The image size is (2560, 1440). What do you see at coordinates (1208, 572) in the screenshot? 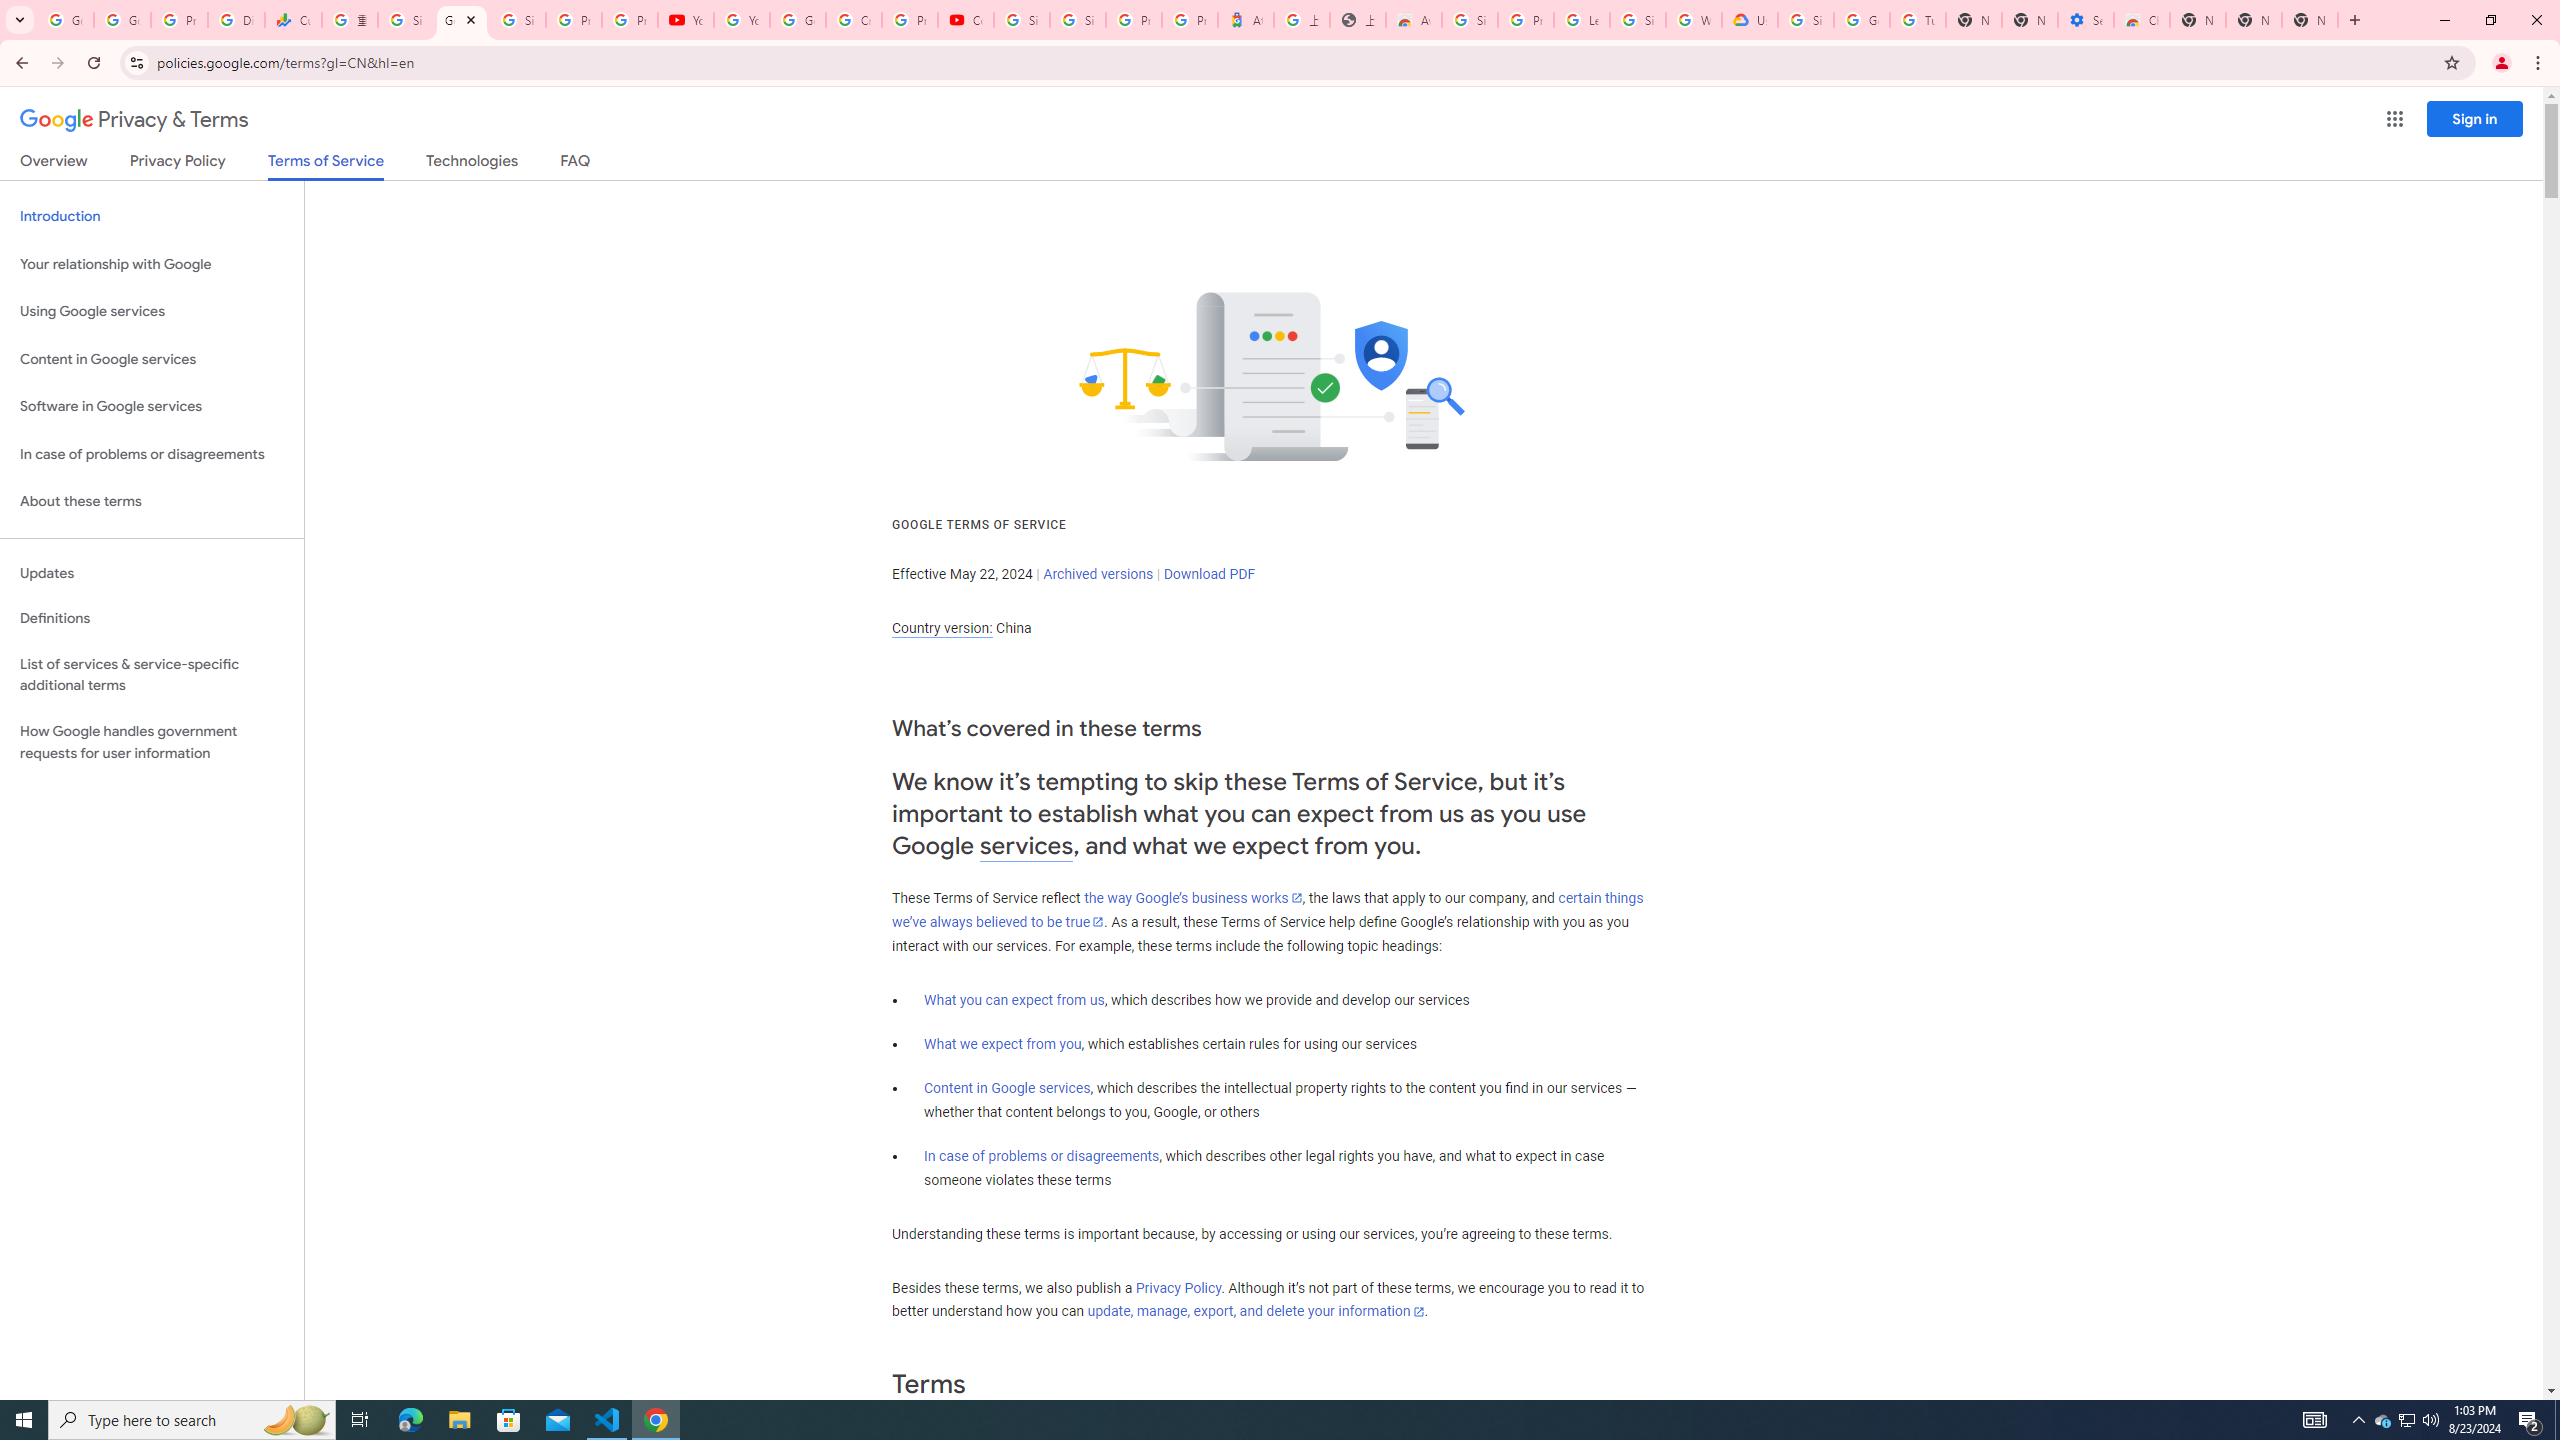
I see `'Download PDF'` at bounding box center [1208, 572].